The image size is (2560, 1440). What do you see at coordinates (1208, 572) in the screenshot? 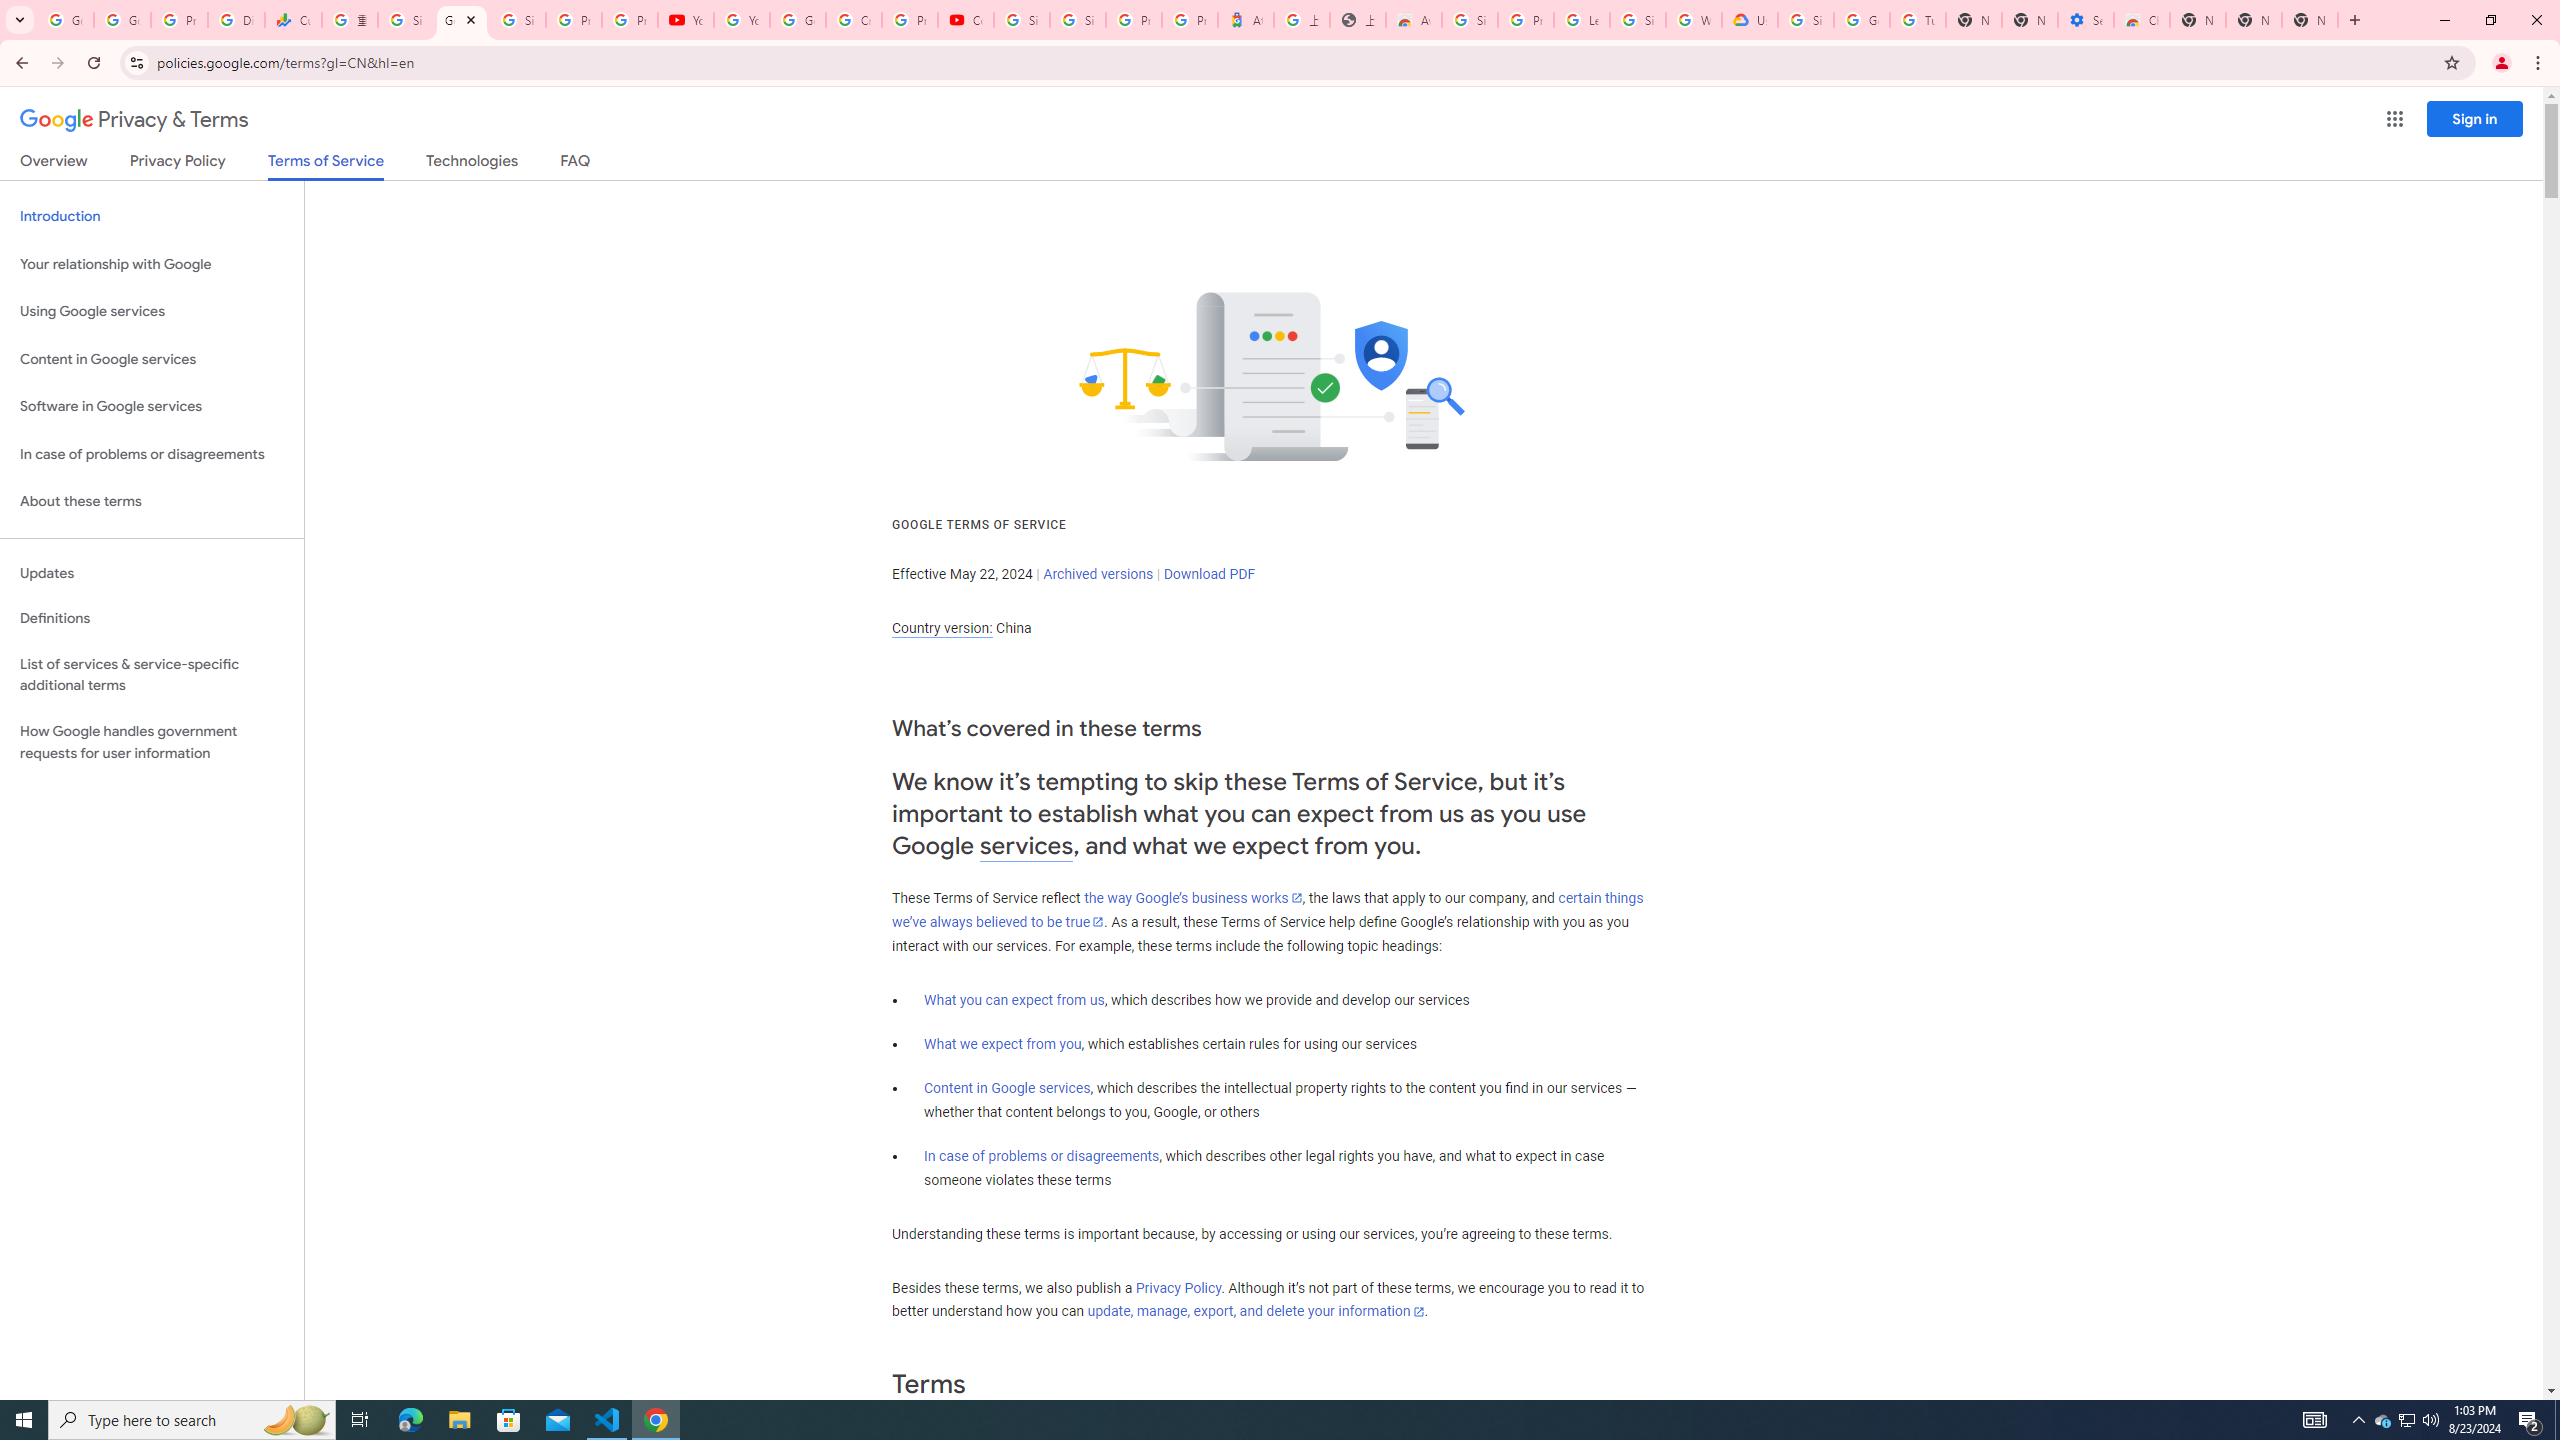
I see `'Download PDF'` at bounding box center [1208, 572].